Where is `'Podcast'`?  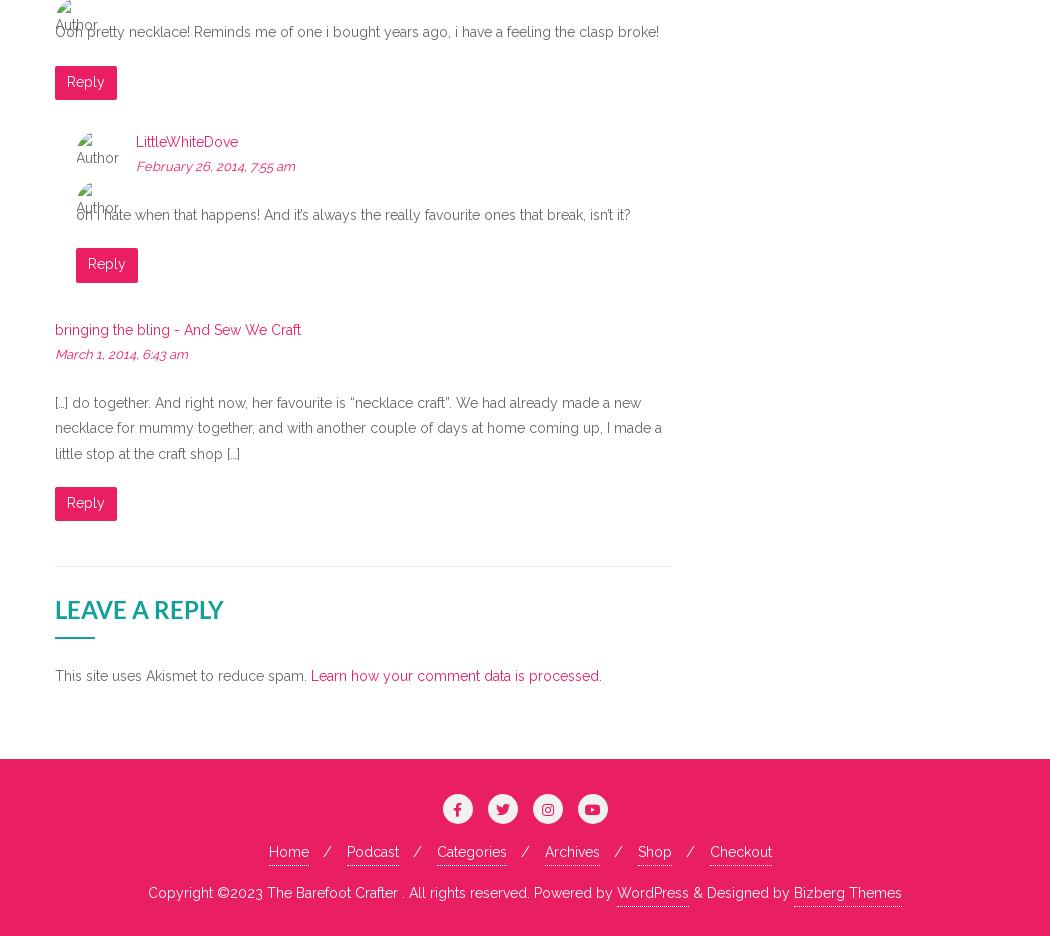 'Podcast' is located at coordinates (371, 851).